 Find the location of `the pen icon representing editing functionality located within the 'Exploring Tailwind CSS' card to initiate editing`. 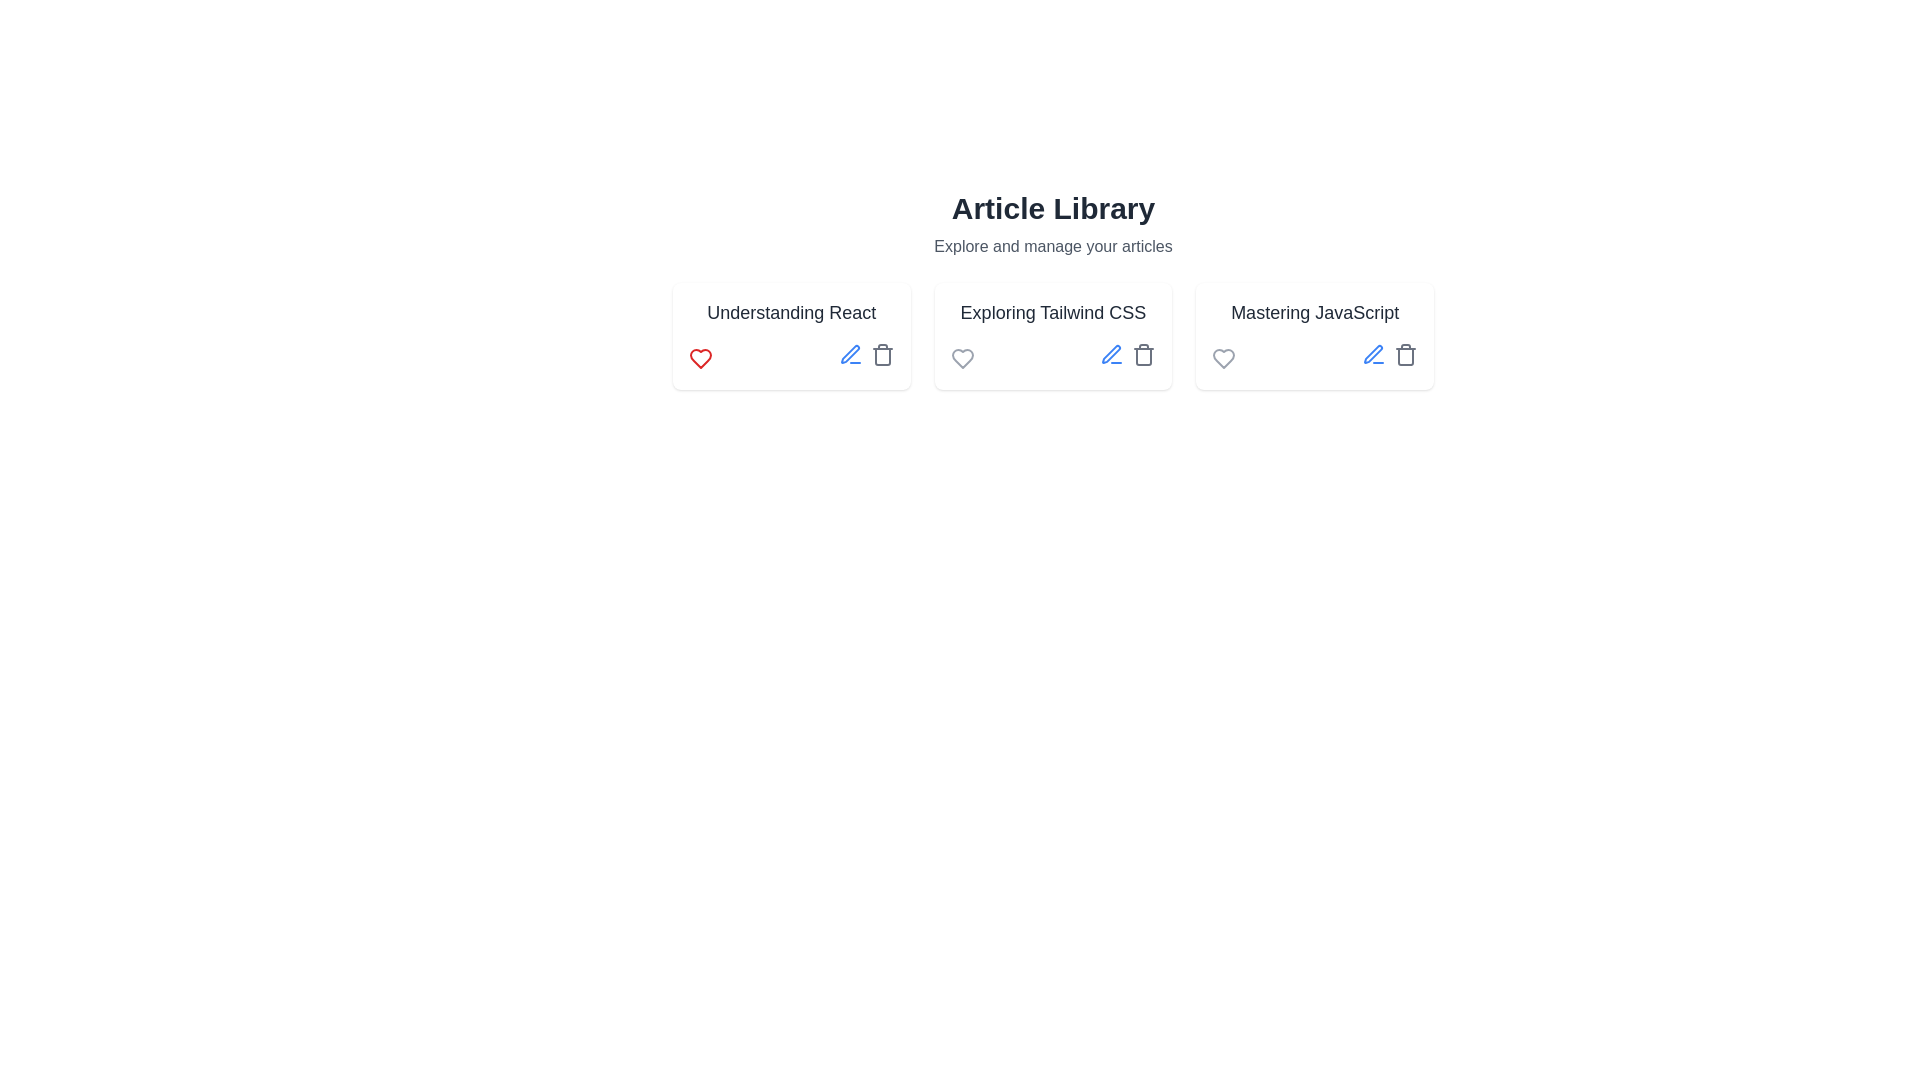

the pen icon representing editing functionality located within the 'Exploring Tailwind CSS' card to initiate editing is located at coordinates (1110, 353).